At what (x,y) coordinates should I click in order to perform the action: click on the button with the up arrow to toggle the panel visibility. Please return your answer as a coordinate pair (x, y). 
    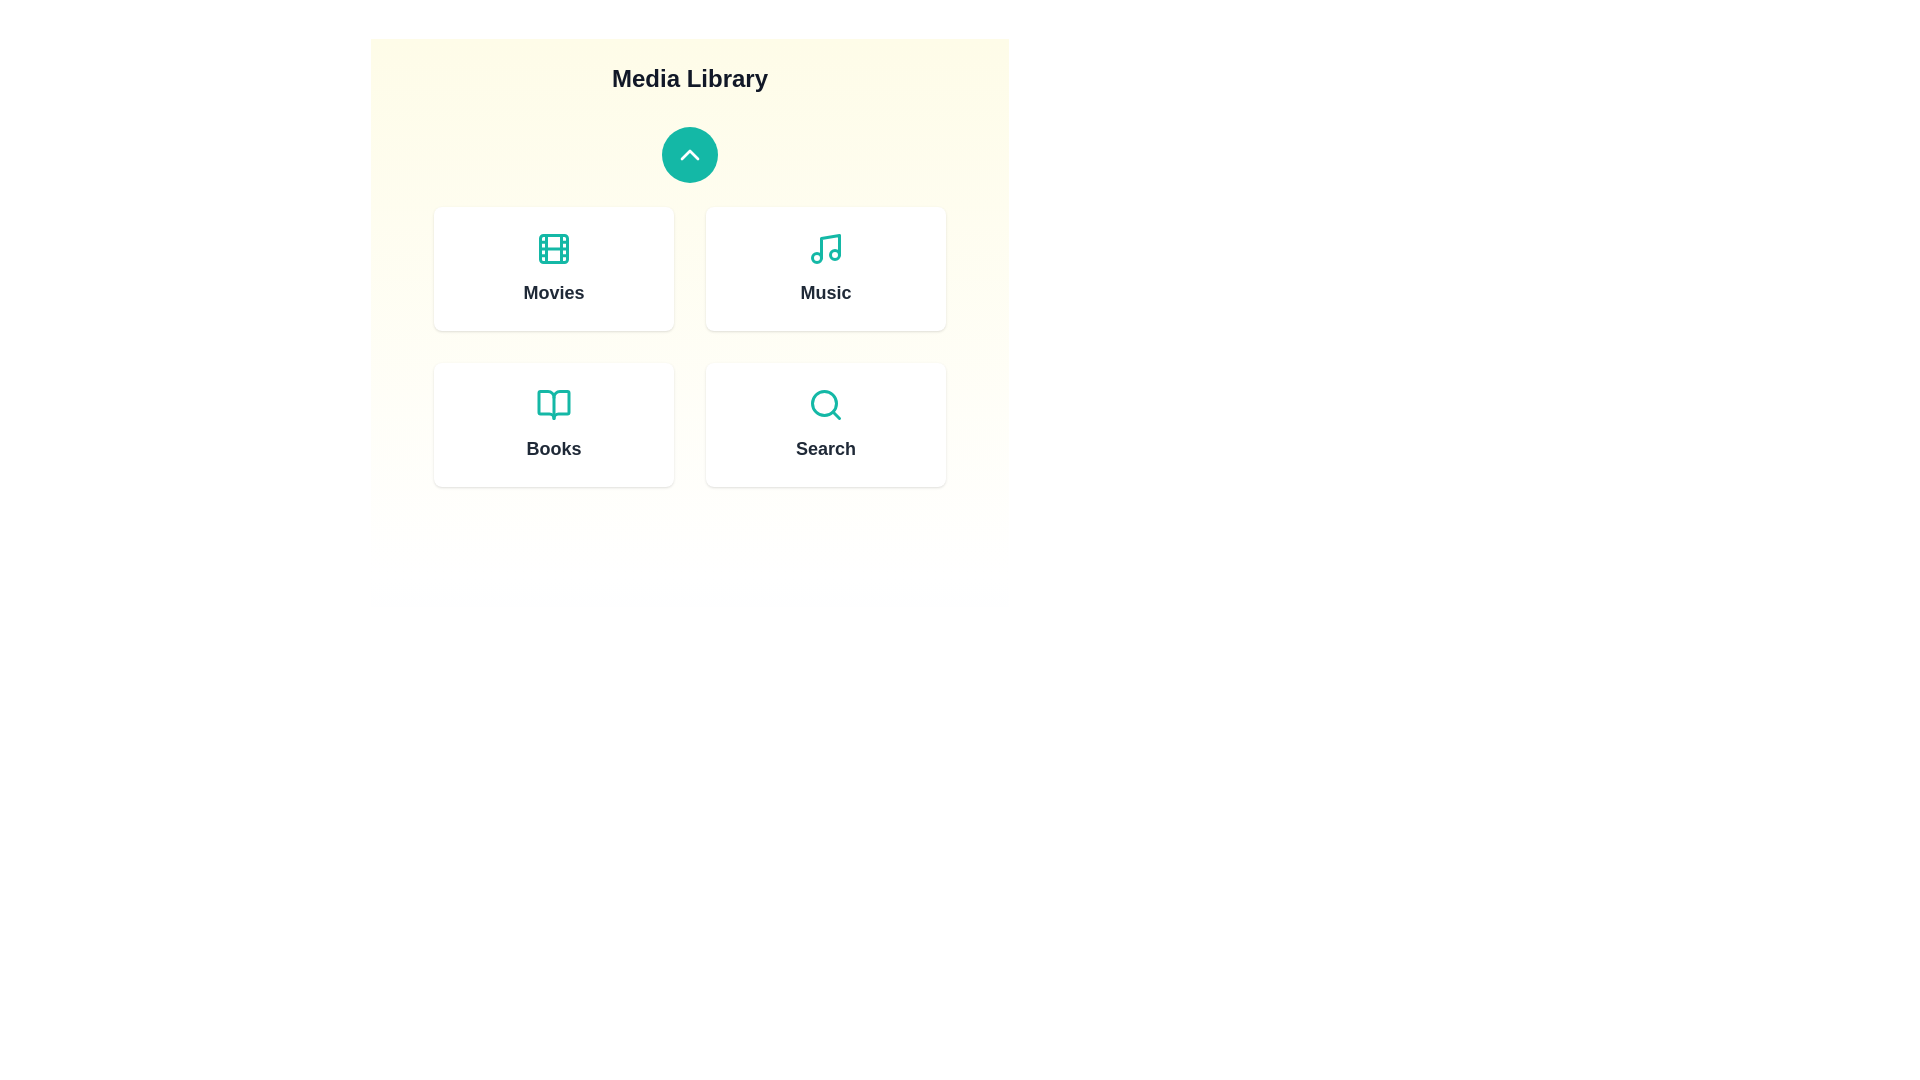
    Looking at the image, I should click on (690, 153).